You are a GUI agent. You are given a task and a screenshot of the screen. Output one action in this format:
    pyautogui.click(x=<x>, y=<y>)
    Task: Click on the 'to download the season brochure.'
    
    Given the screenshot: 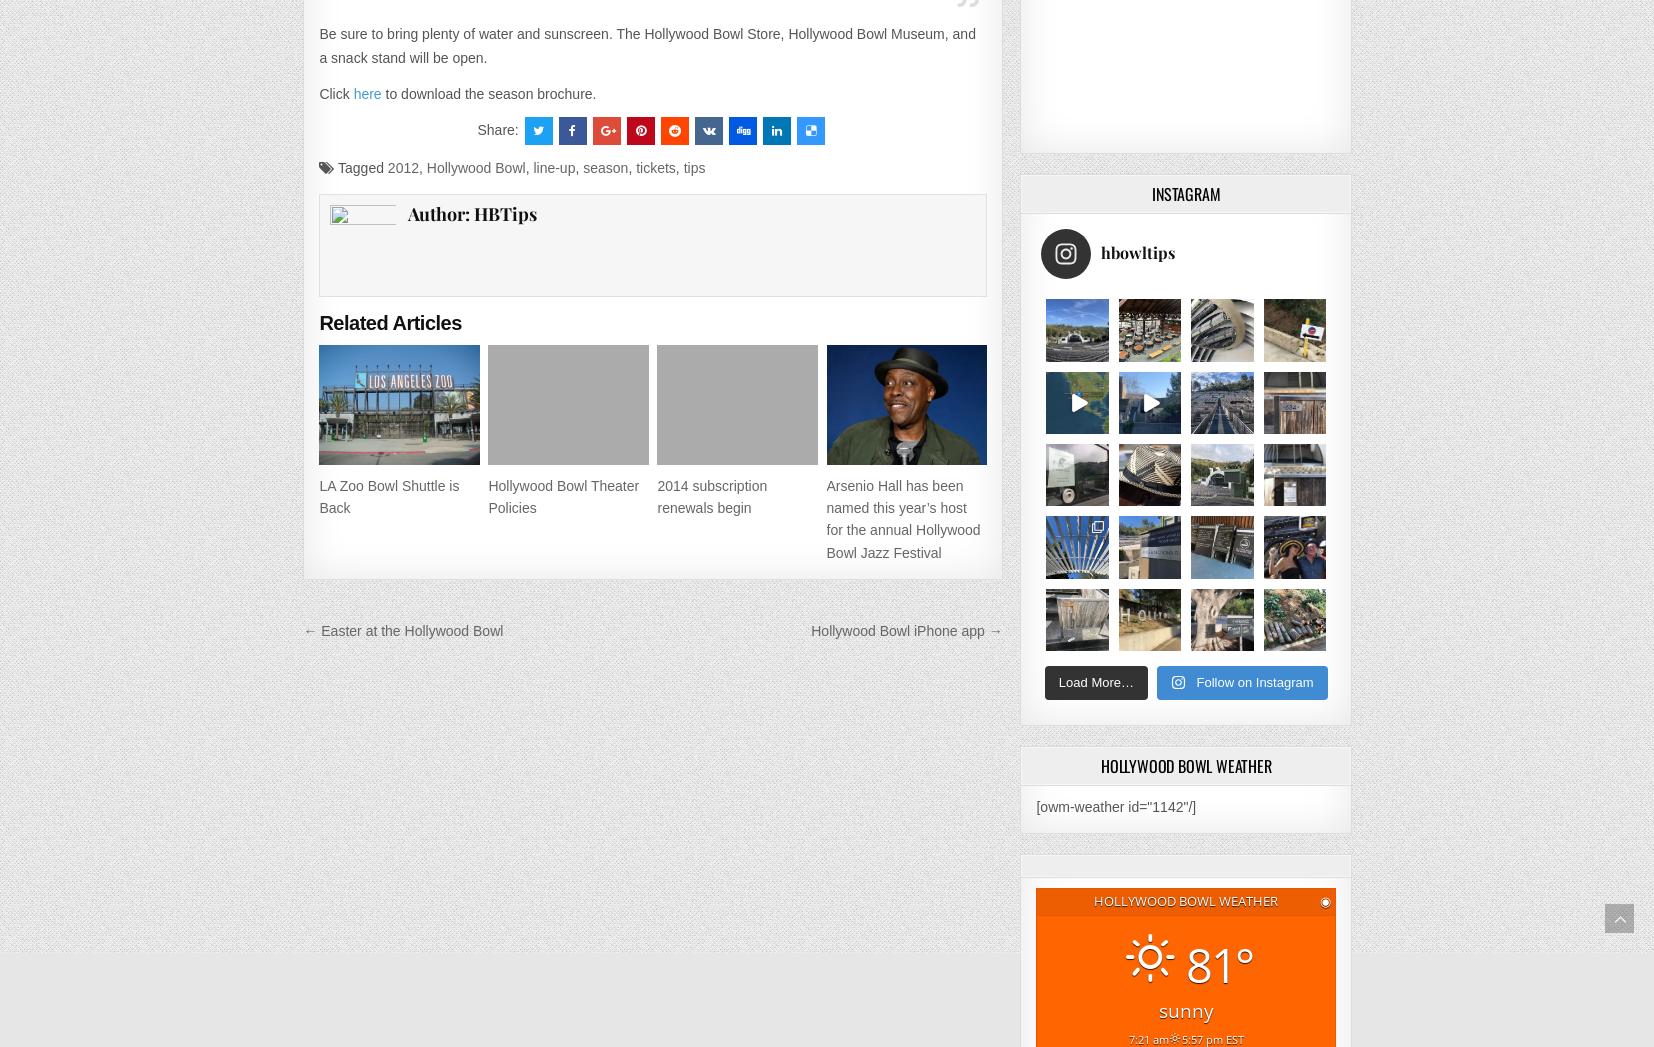 What is the action you would take?
    pyautogui.click(x=488, y=92)
    